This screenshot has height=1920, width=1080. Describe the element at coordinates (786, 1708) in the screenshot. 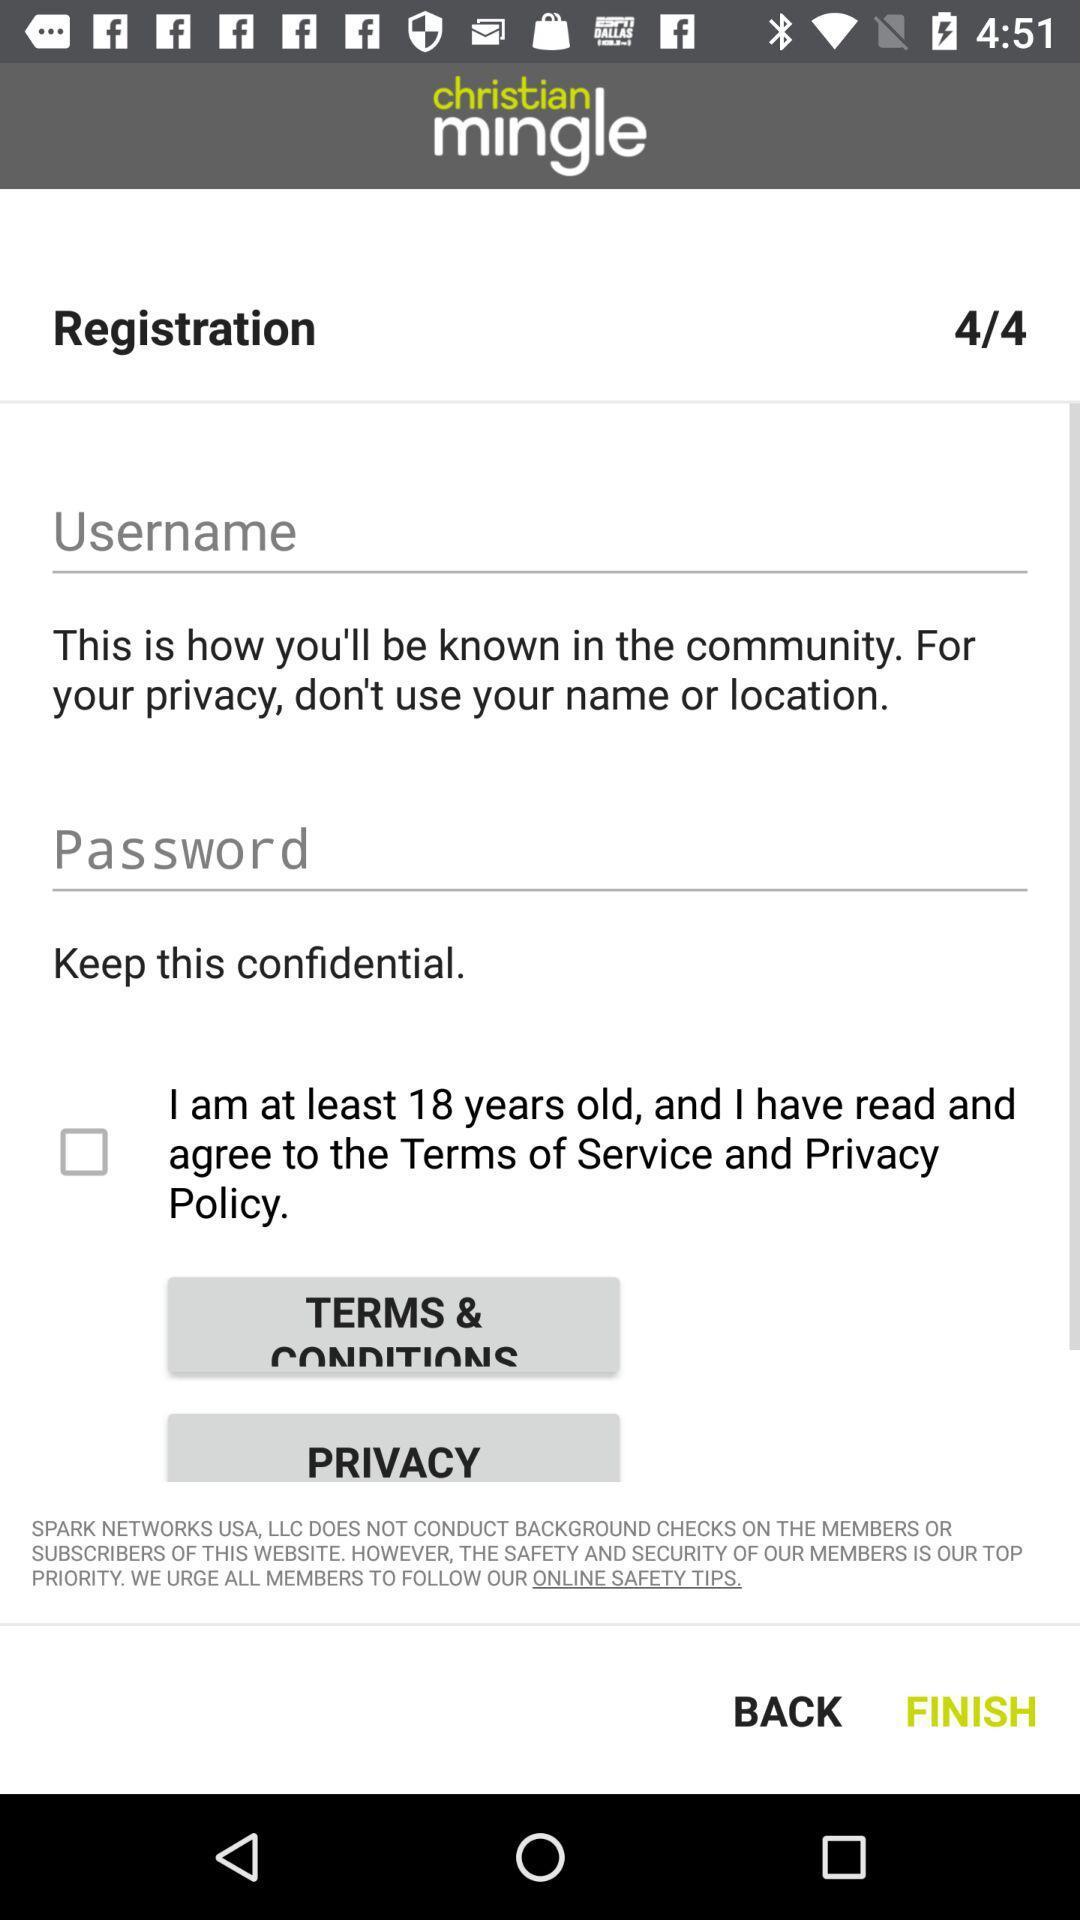

I see `the back icon` at that location.